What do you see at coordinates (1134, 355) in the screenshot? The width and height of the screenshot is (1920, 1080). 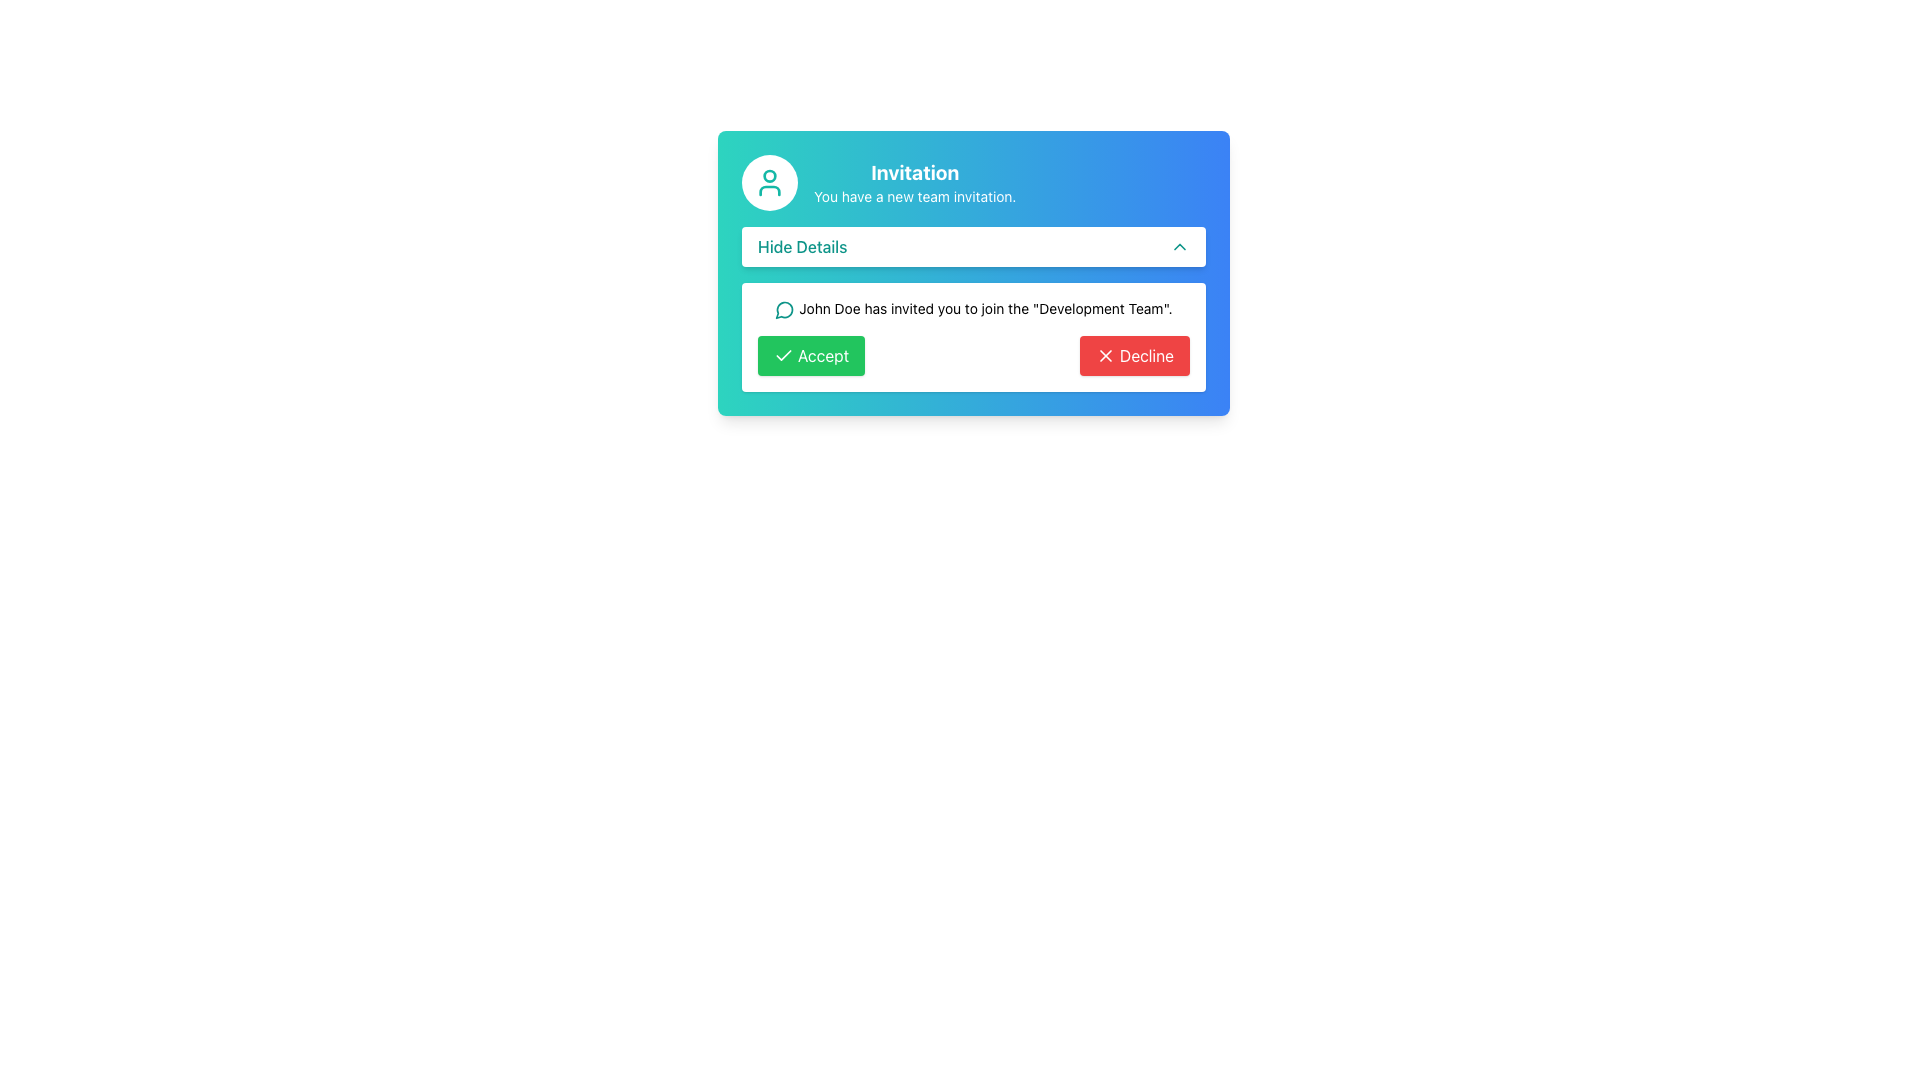 I see `the 'Decline' button` at bounding box center [1134, 355].